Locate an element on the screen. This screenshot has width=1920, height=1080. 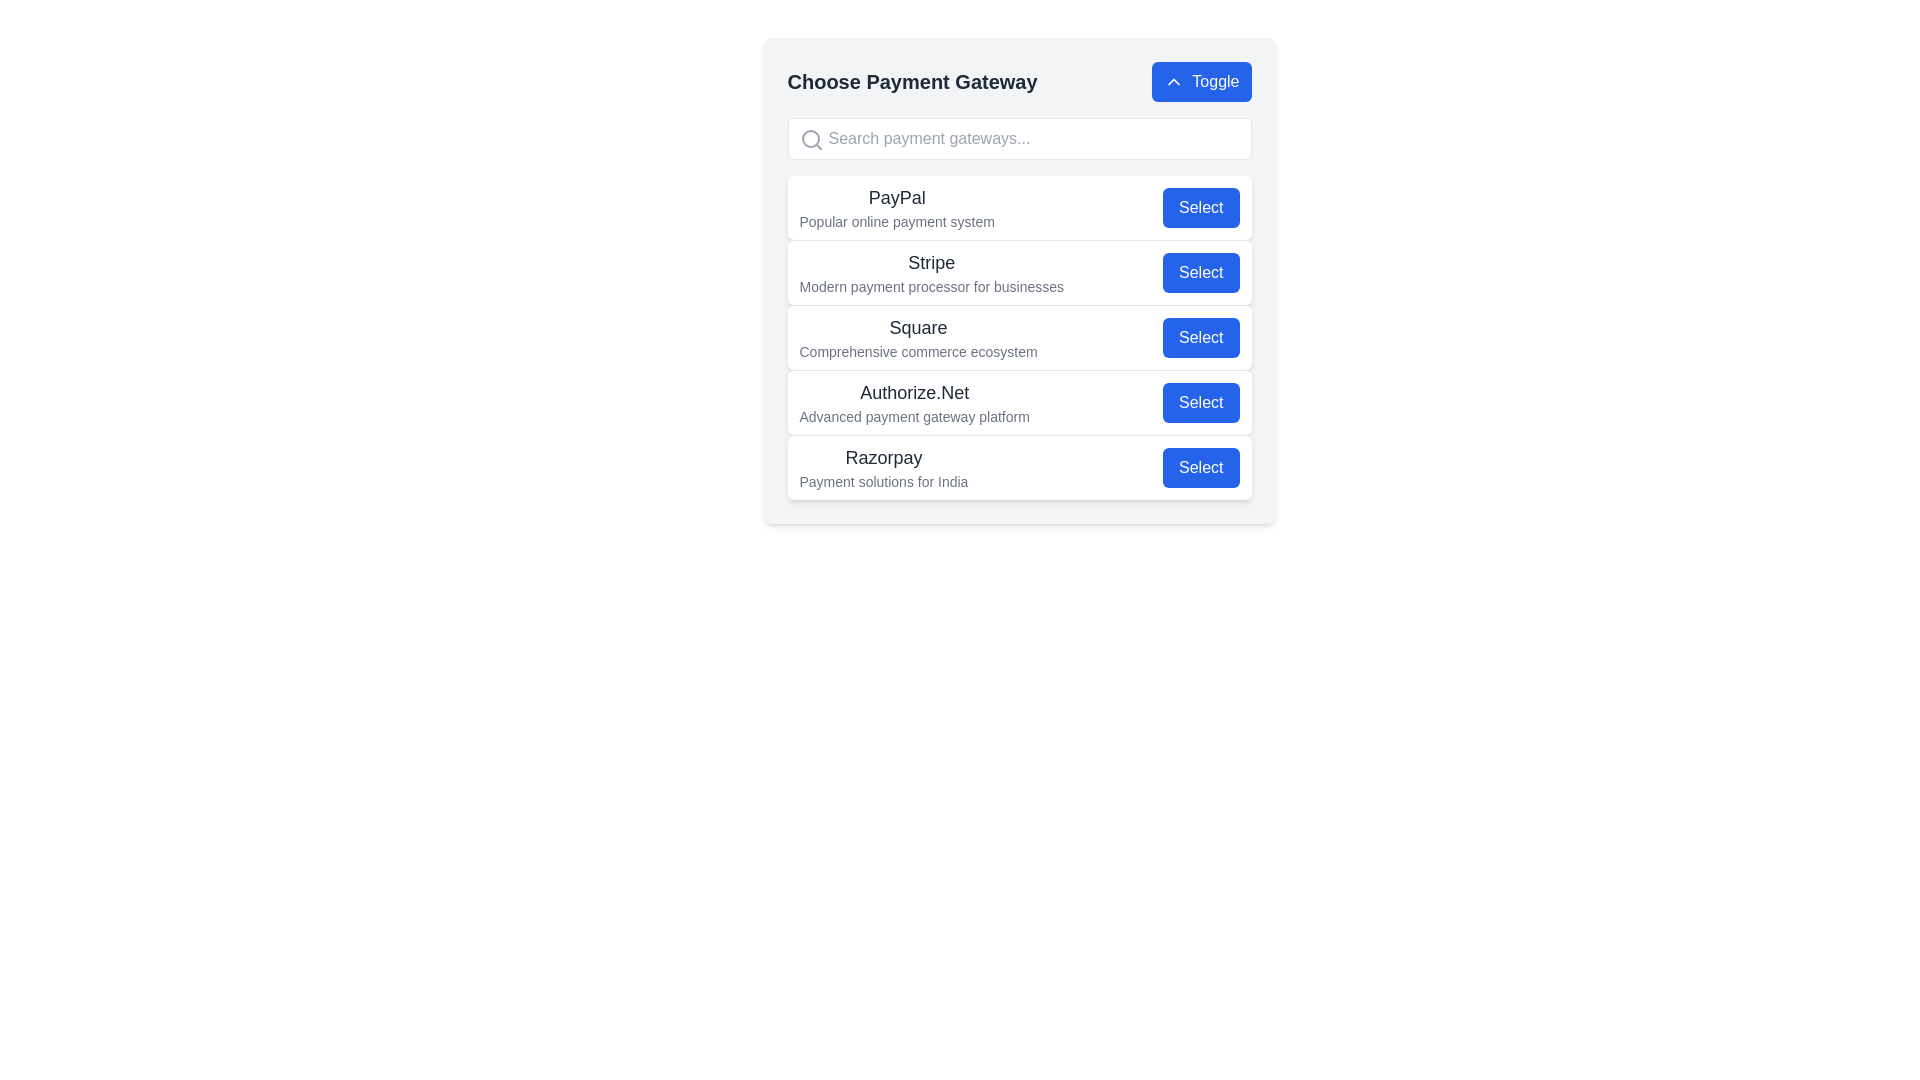
the Razorpay payment gateway button is located at coordinates (1200, 467).